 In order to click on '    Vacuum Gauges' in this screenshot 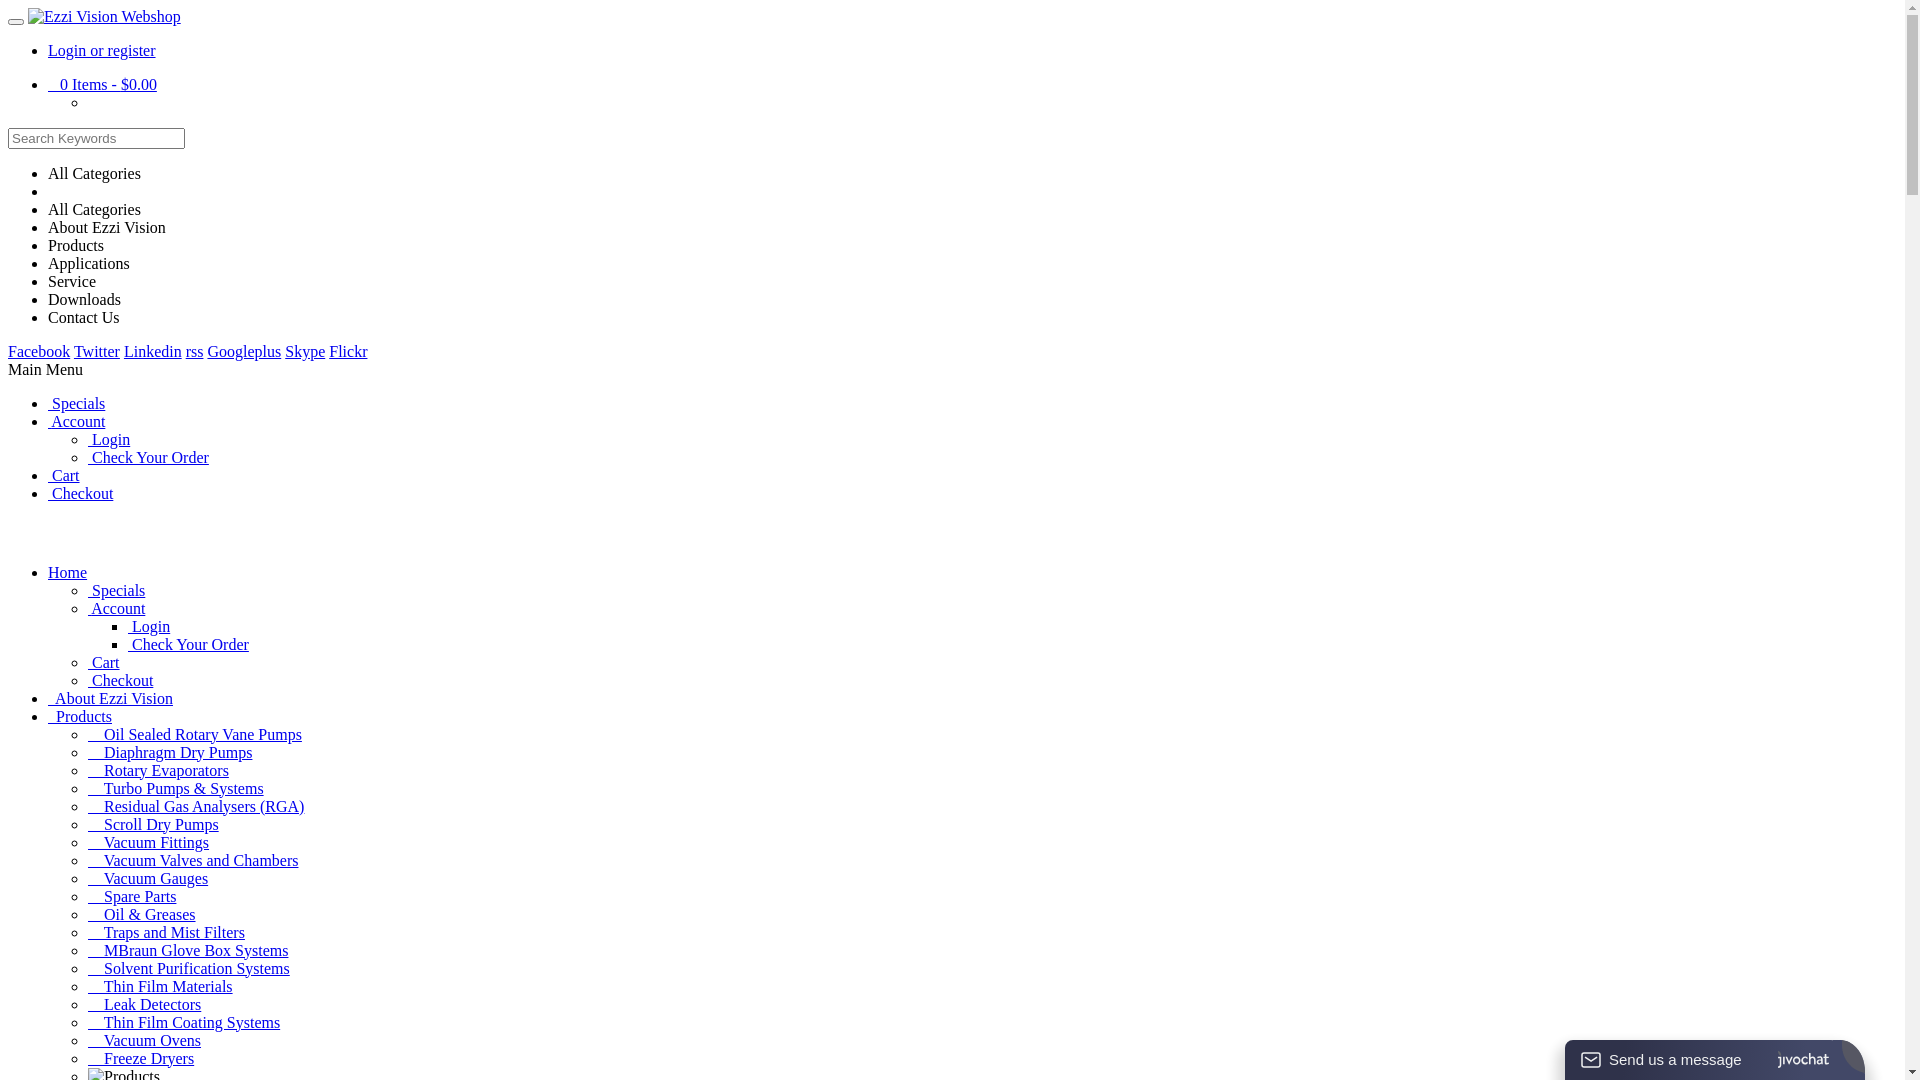, I will do `click(147, 877)`.